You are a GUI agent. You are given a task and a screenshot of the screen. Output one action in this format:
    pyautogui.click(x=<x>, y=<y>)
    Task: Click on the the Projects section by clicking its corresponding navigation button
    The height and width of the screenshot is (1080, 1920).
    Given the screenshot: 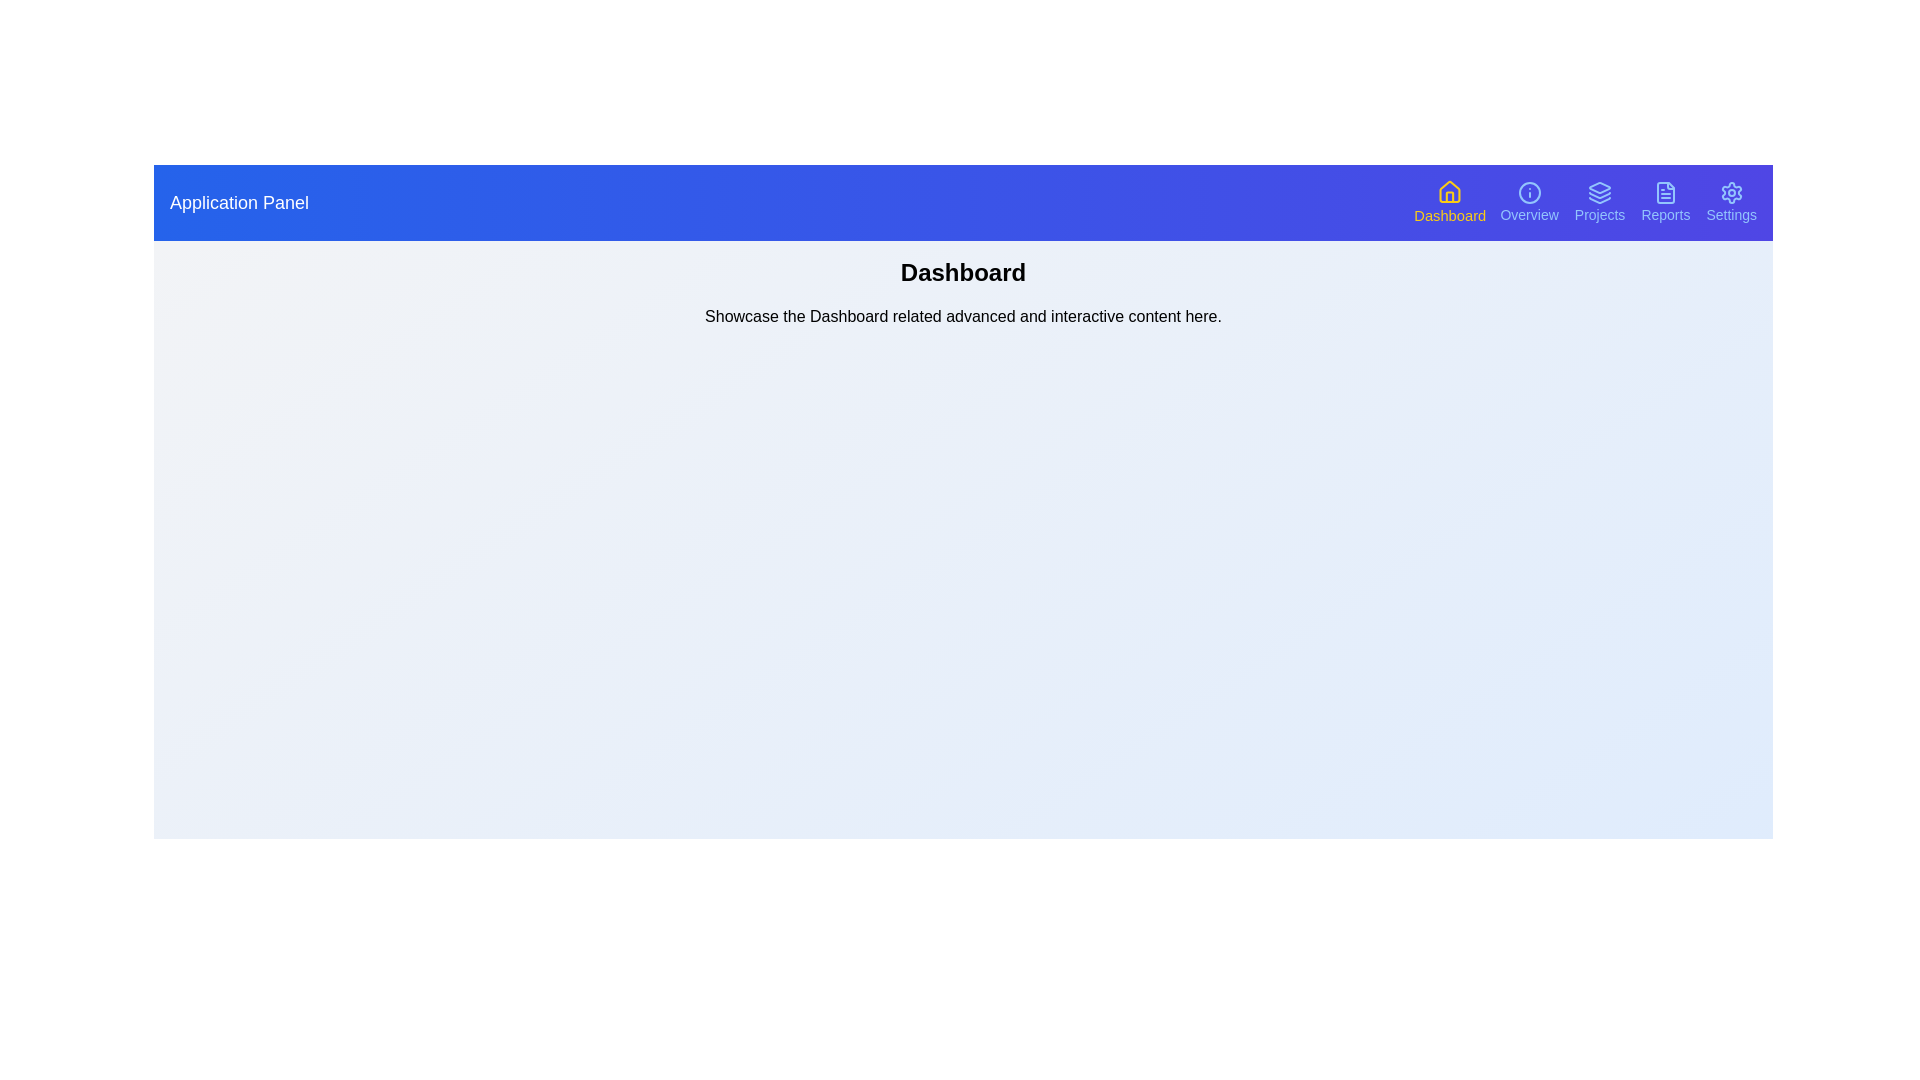 What is the action you would take?
    pyautogui.click(x=1598, y=203)
    